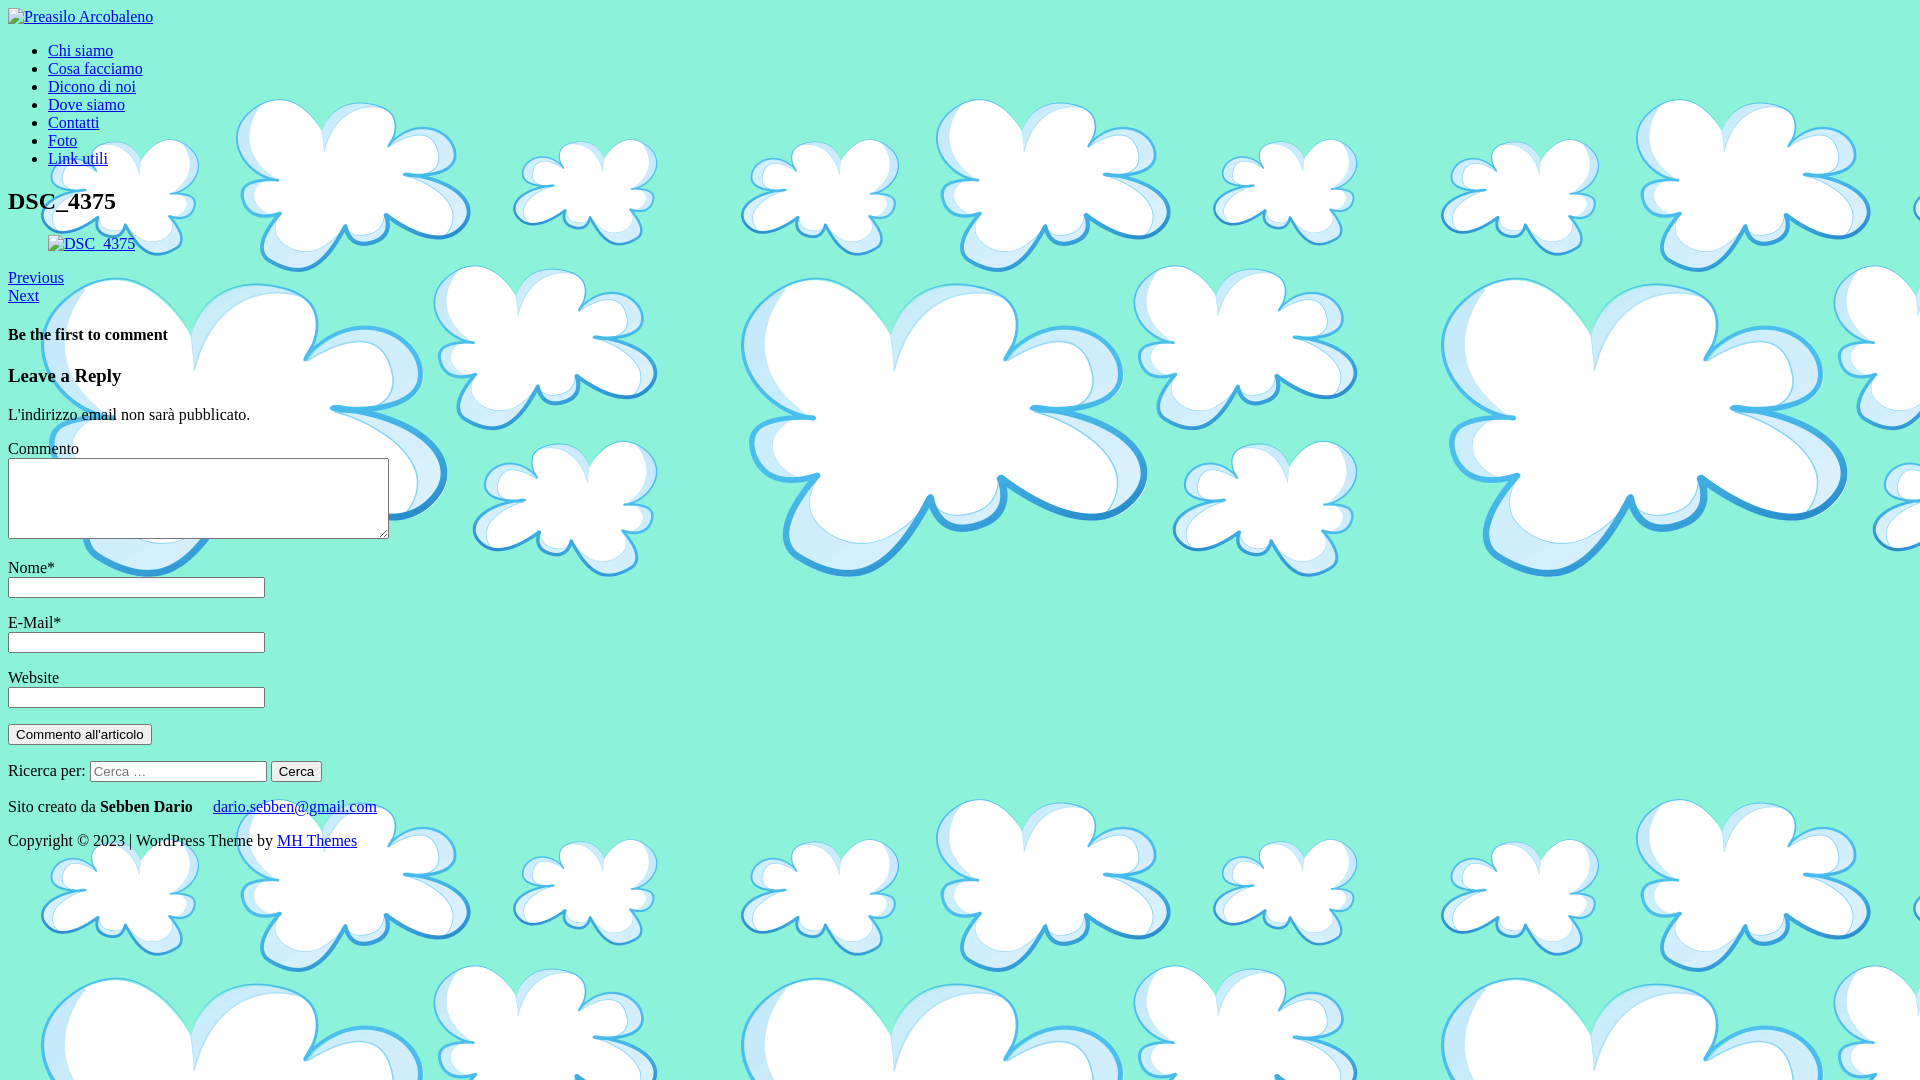 This screenshot has height=1080, width=1920. Describe the element at coordinates (85, 104) in the screenshot. I see `'Dove siamo'` at that location.